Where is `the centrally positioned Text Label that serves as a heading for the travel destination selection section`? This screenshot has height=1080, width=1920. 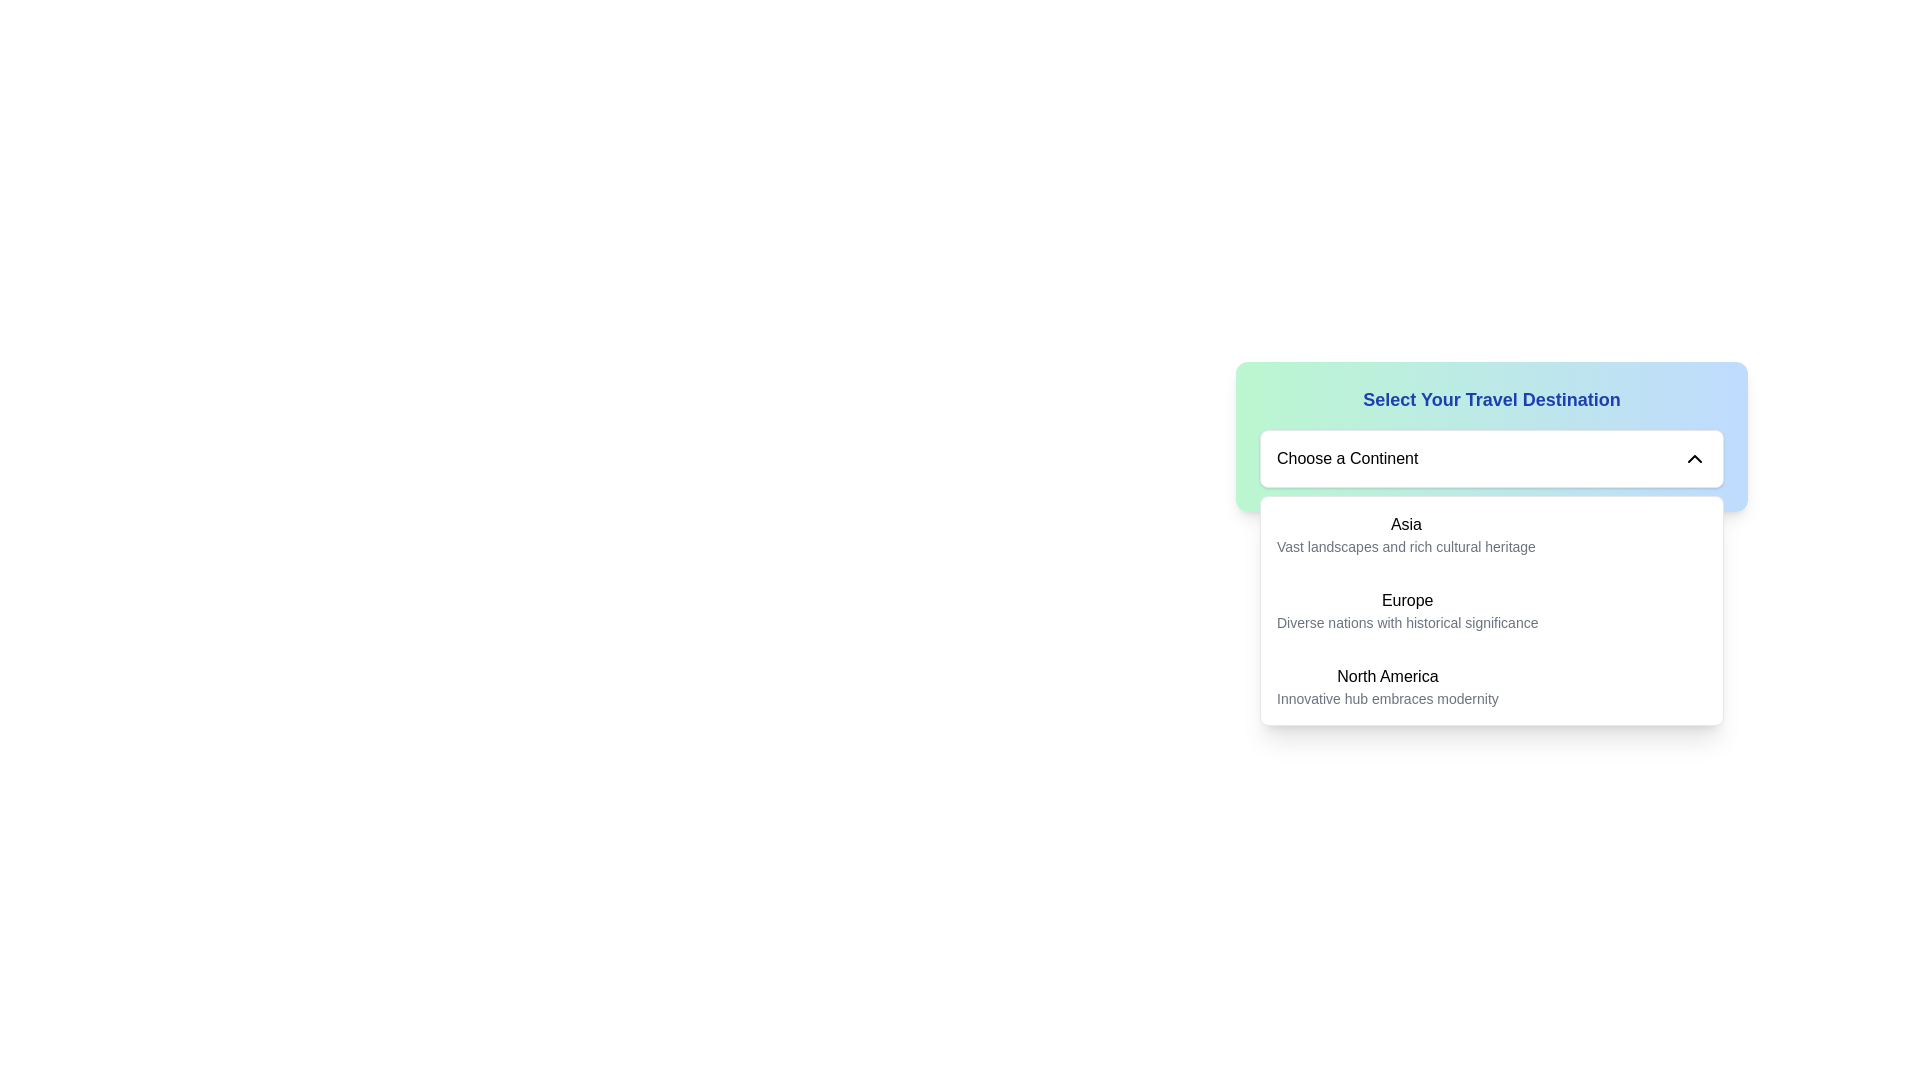
the centrally positioned Text Label that serves as a heading for the travel destination selection section is located at coordinates (1492, 400).